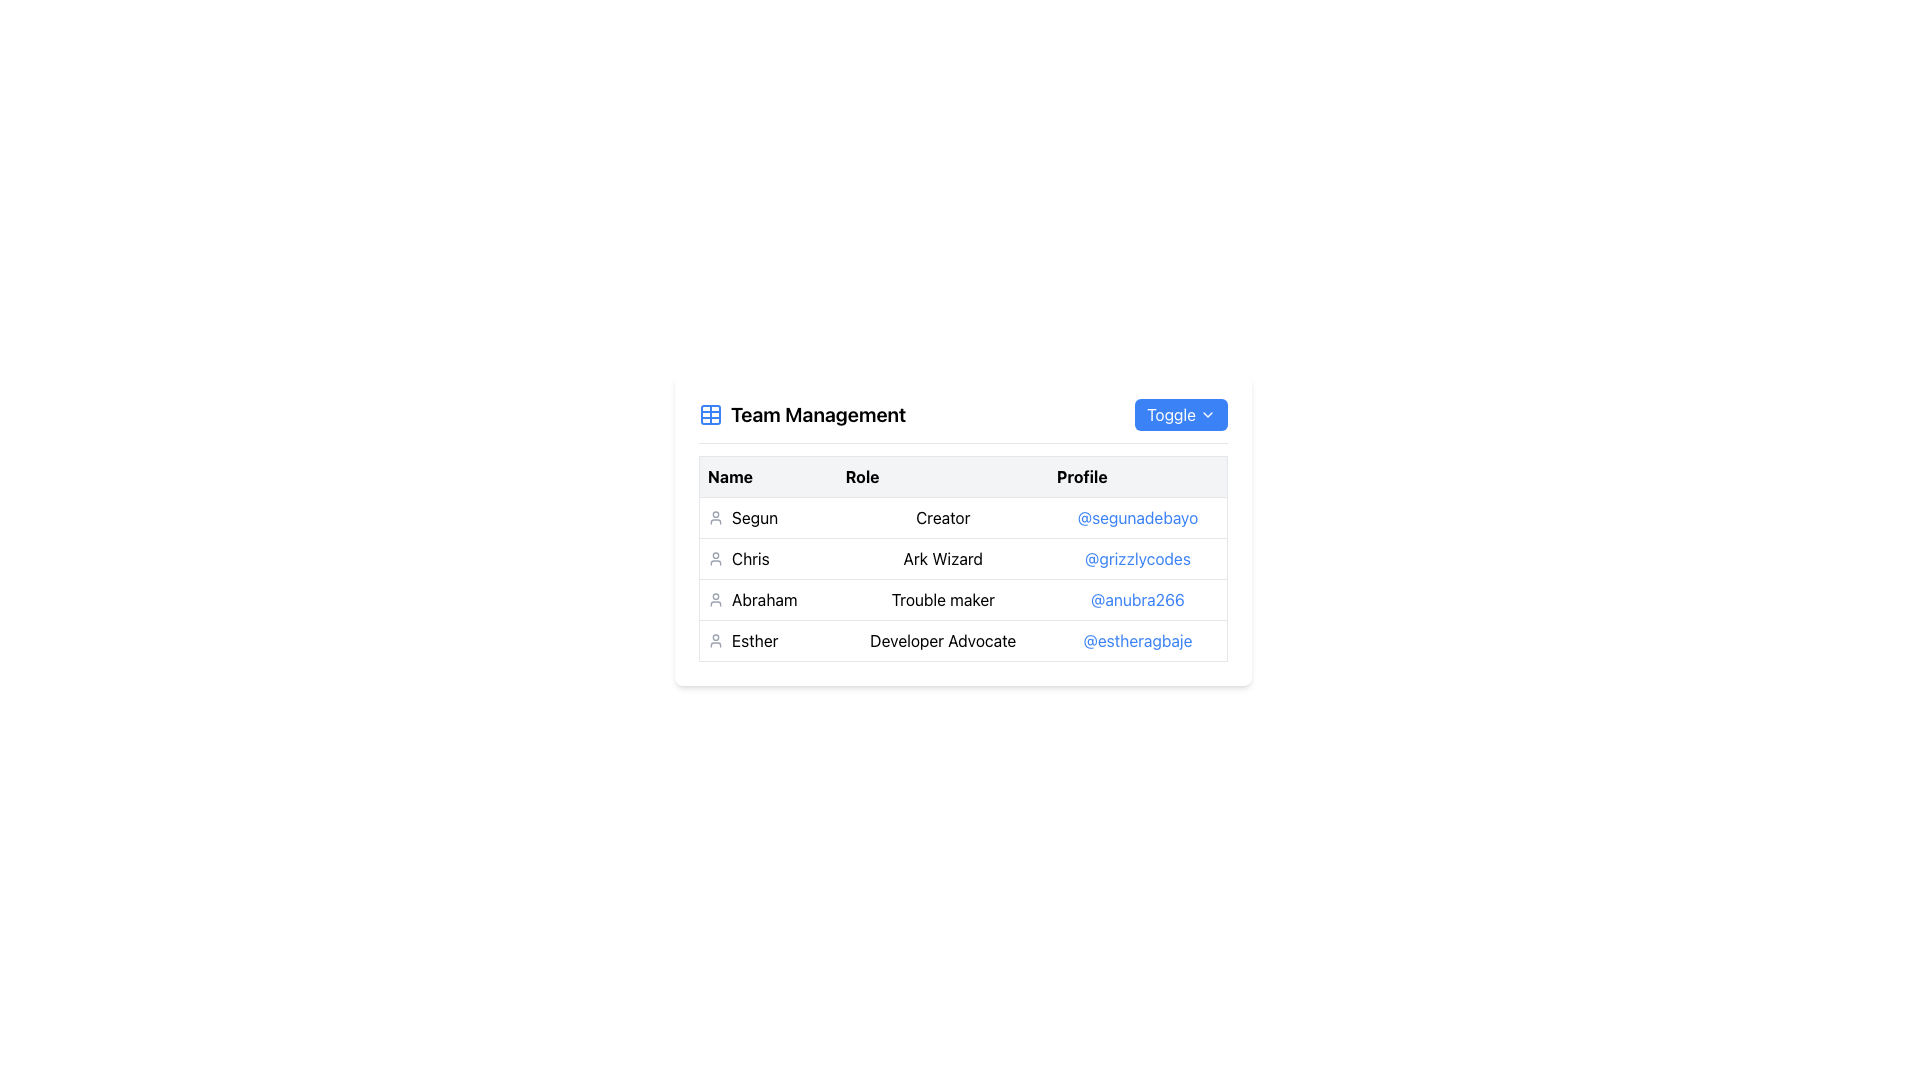  Describe the element at coordinates (1137, 640) in the screenshot. I see `the Interactive Link that serves as a hyperlink to the GitHub profile of the user '@estheragbaje' located in the fourth row of the table under the 'Profile' column` at that location.